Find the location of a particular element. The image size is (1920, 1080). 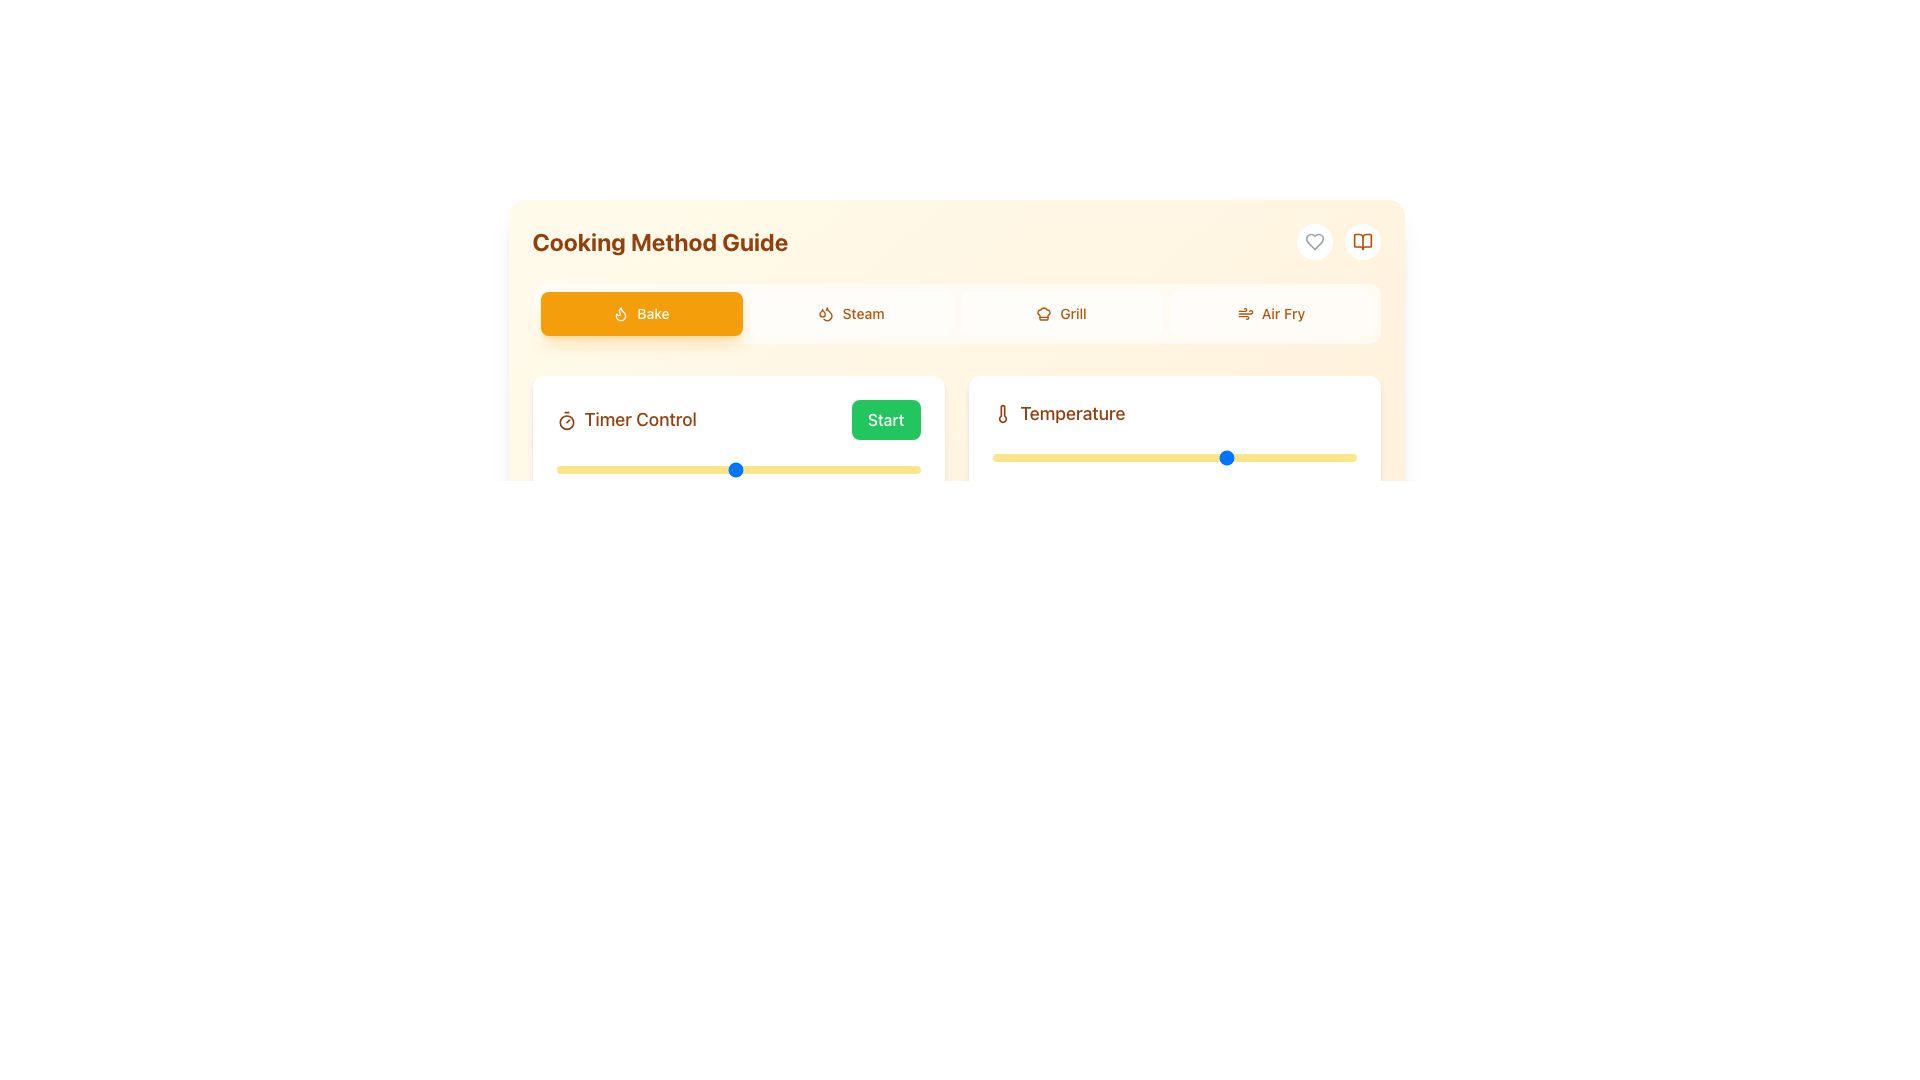

the second droplet icon in the 'Cooking Method Guide' section, which is filled with a gradient or uniform fill style and located horizontally among other icons is located at coordinates (828, 314).